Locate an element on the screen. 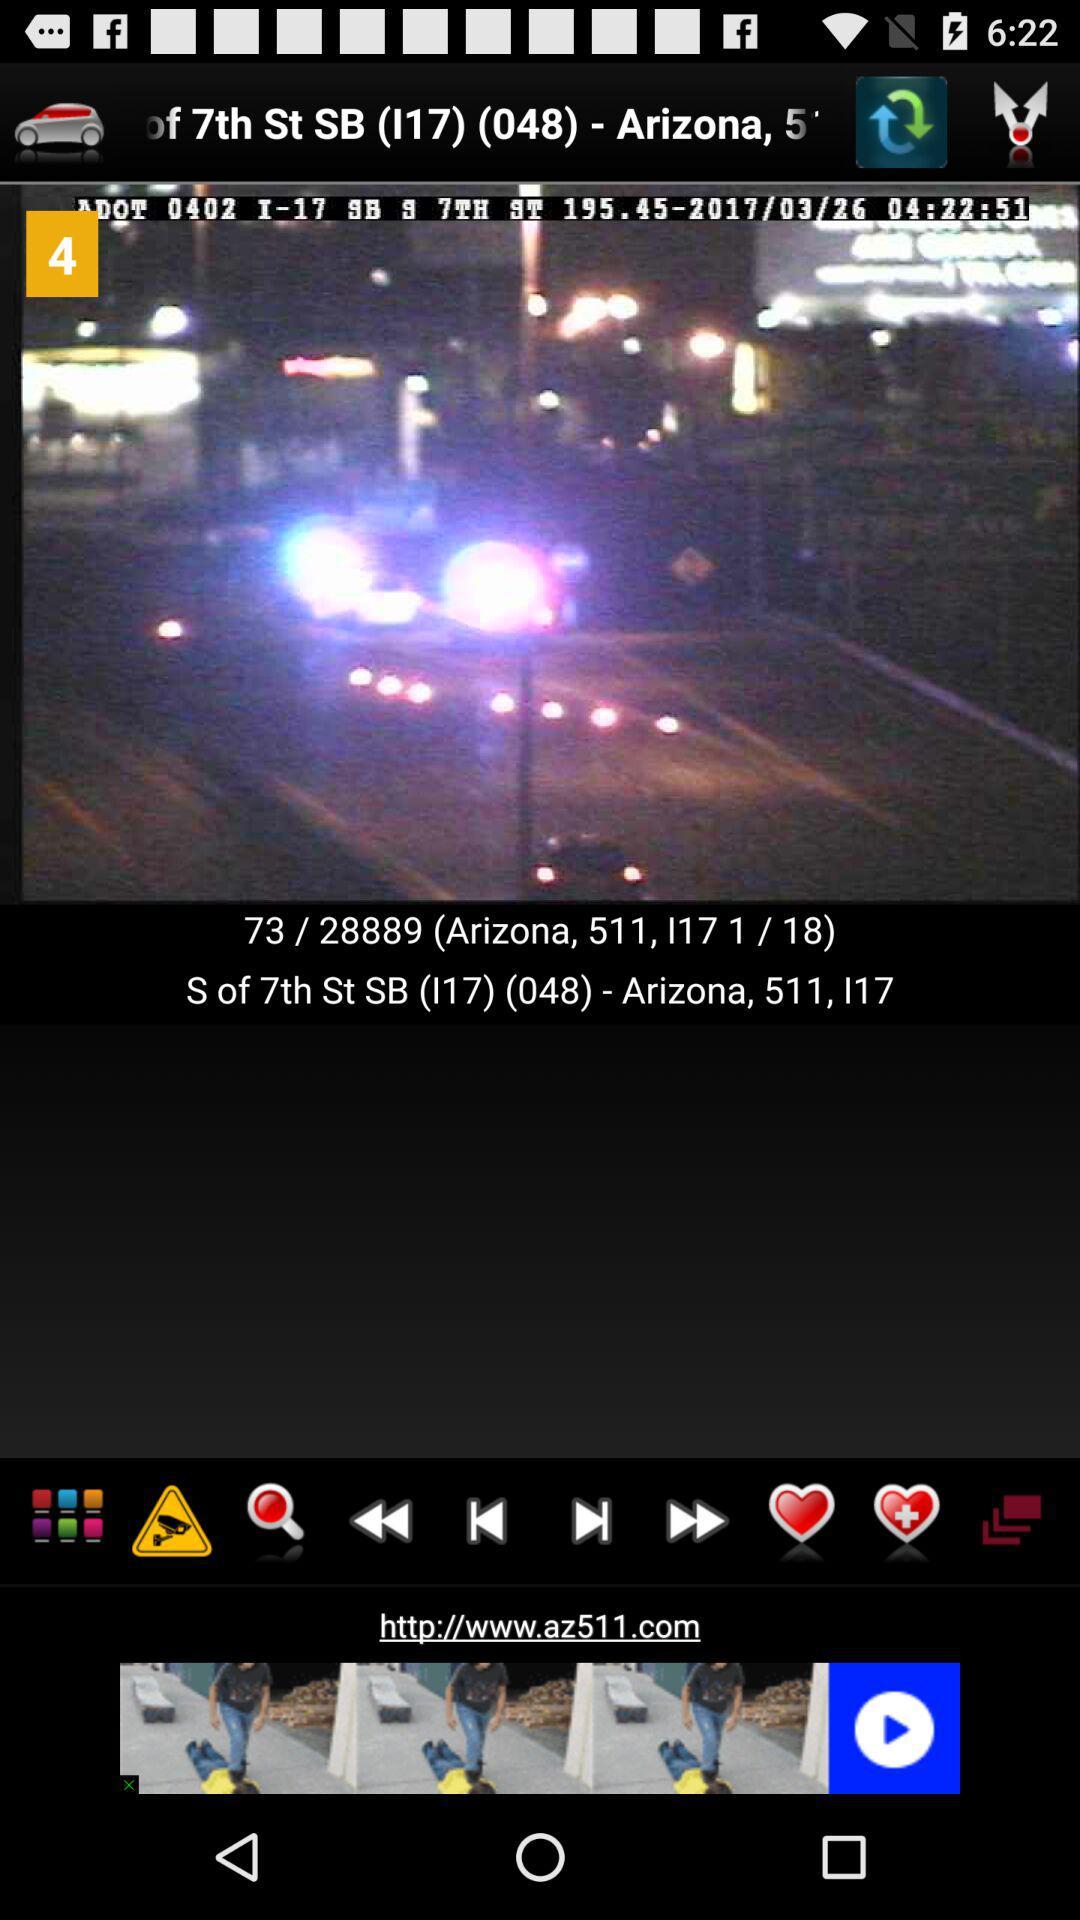 This screenshot has height=1920, width=1080. refresh camera view is located at coordinates (901, 121).